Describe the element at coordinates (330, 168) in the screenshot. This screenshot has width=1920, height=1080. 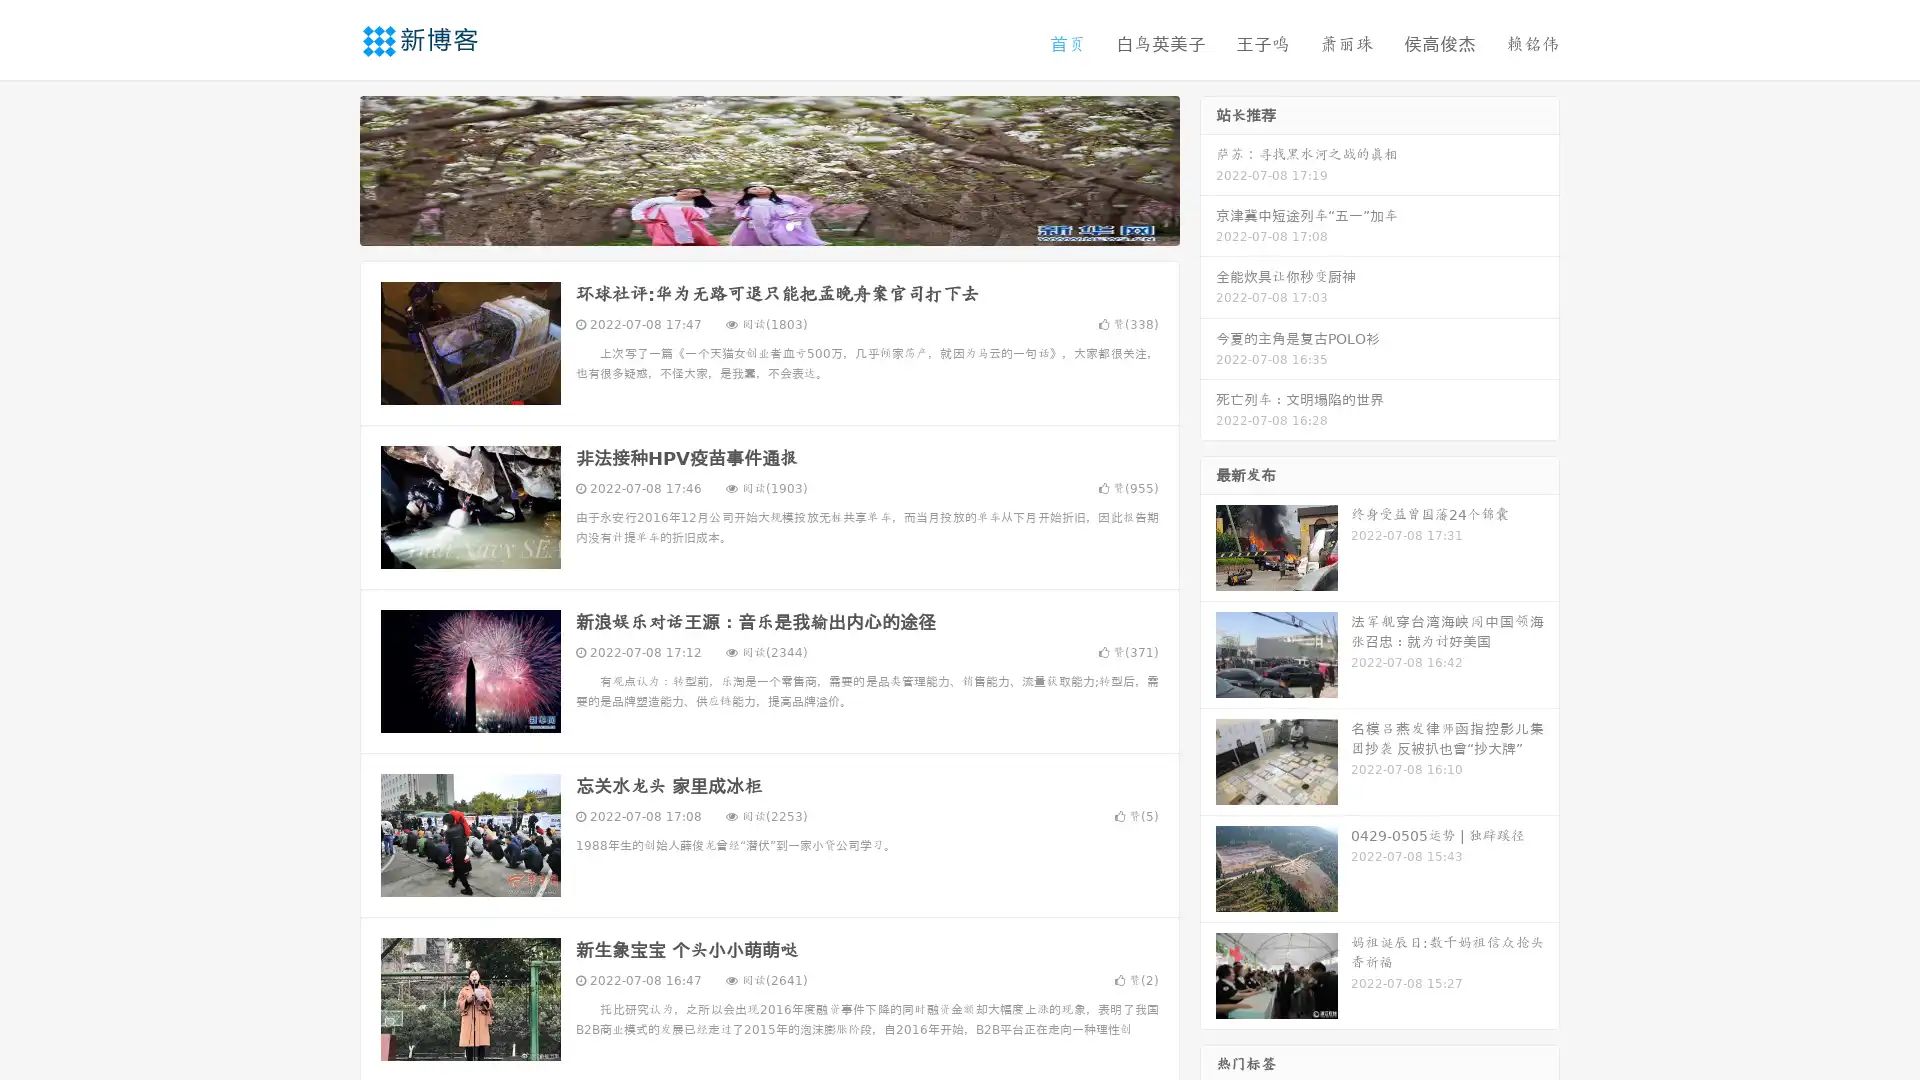
I see `Previous slide` at that location.